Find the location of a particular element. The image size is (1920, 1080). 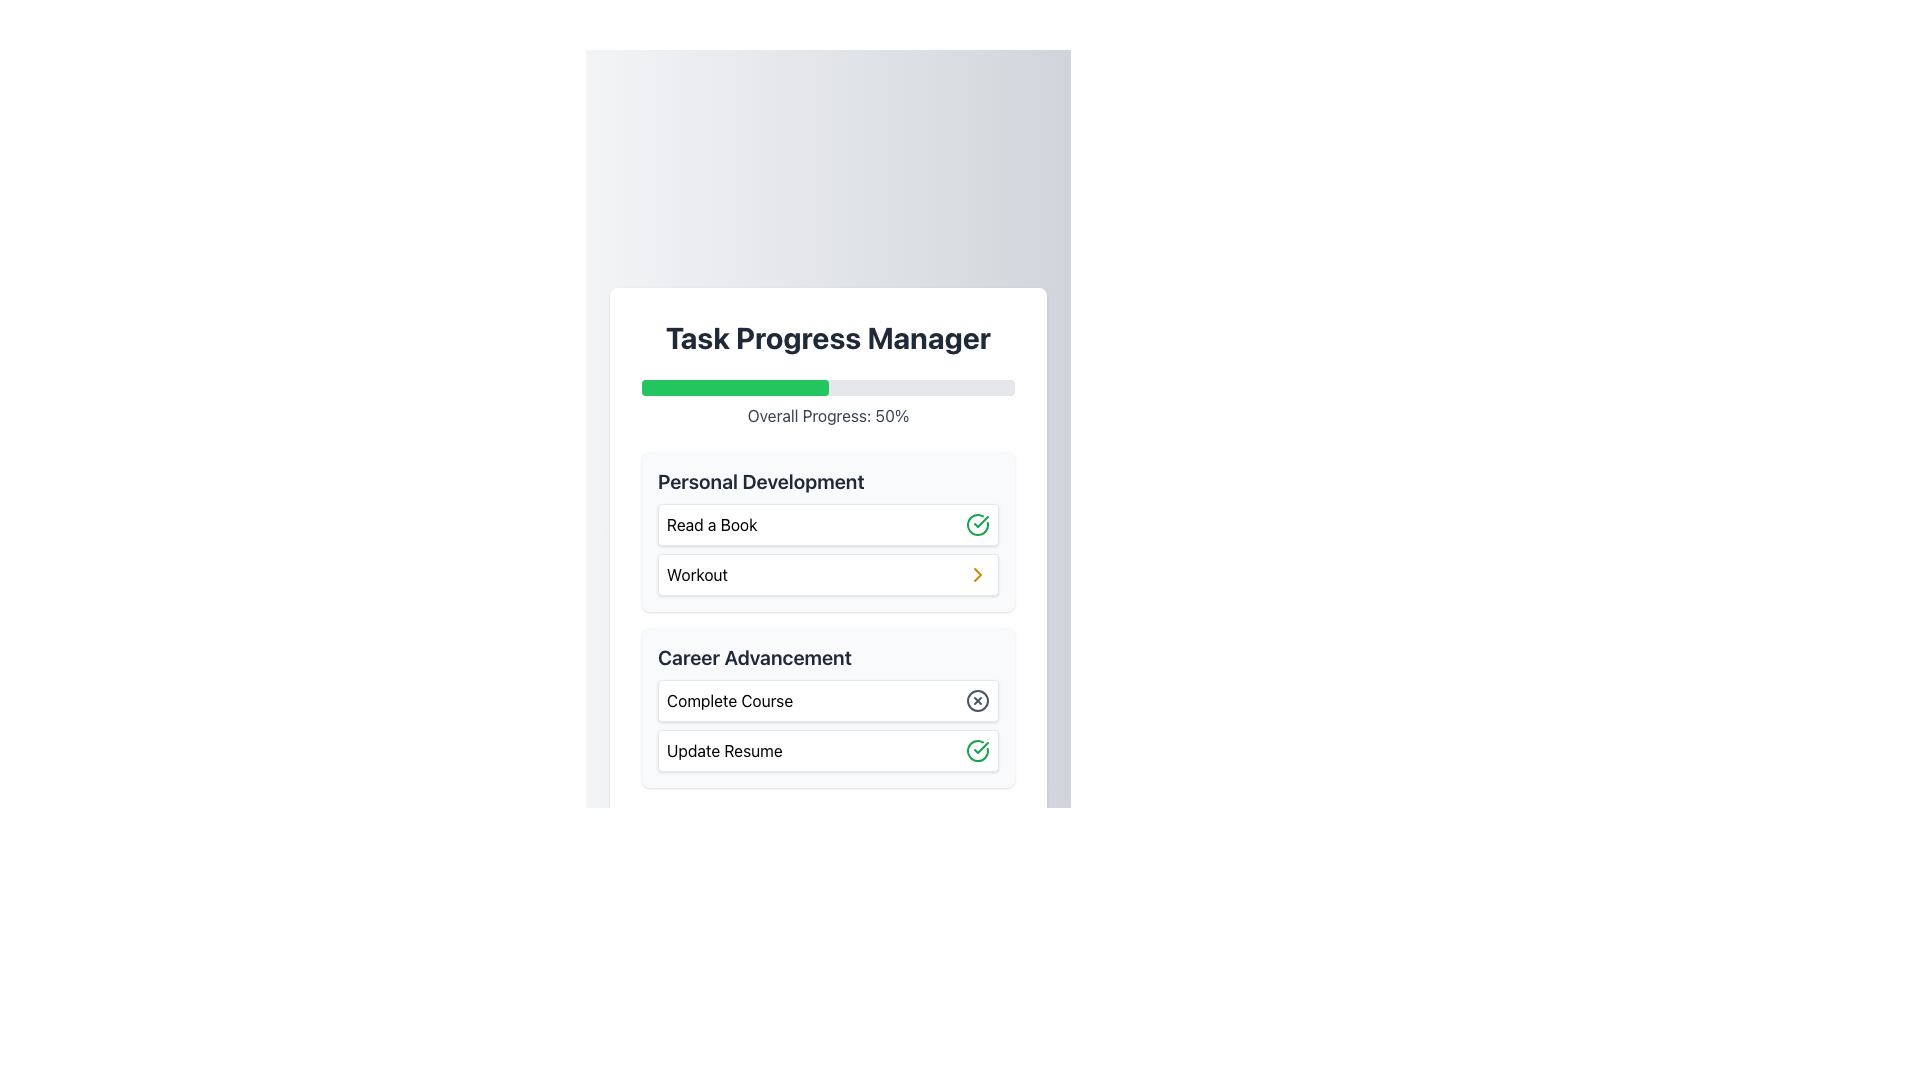

the Chevron icon located beside the 'Workout' label in the progress manager interface, indicating progression or navigation is located at coordinates (978, 574).